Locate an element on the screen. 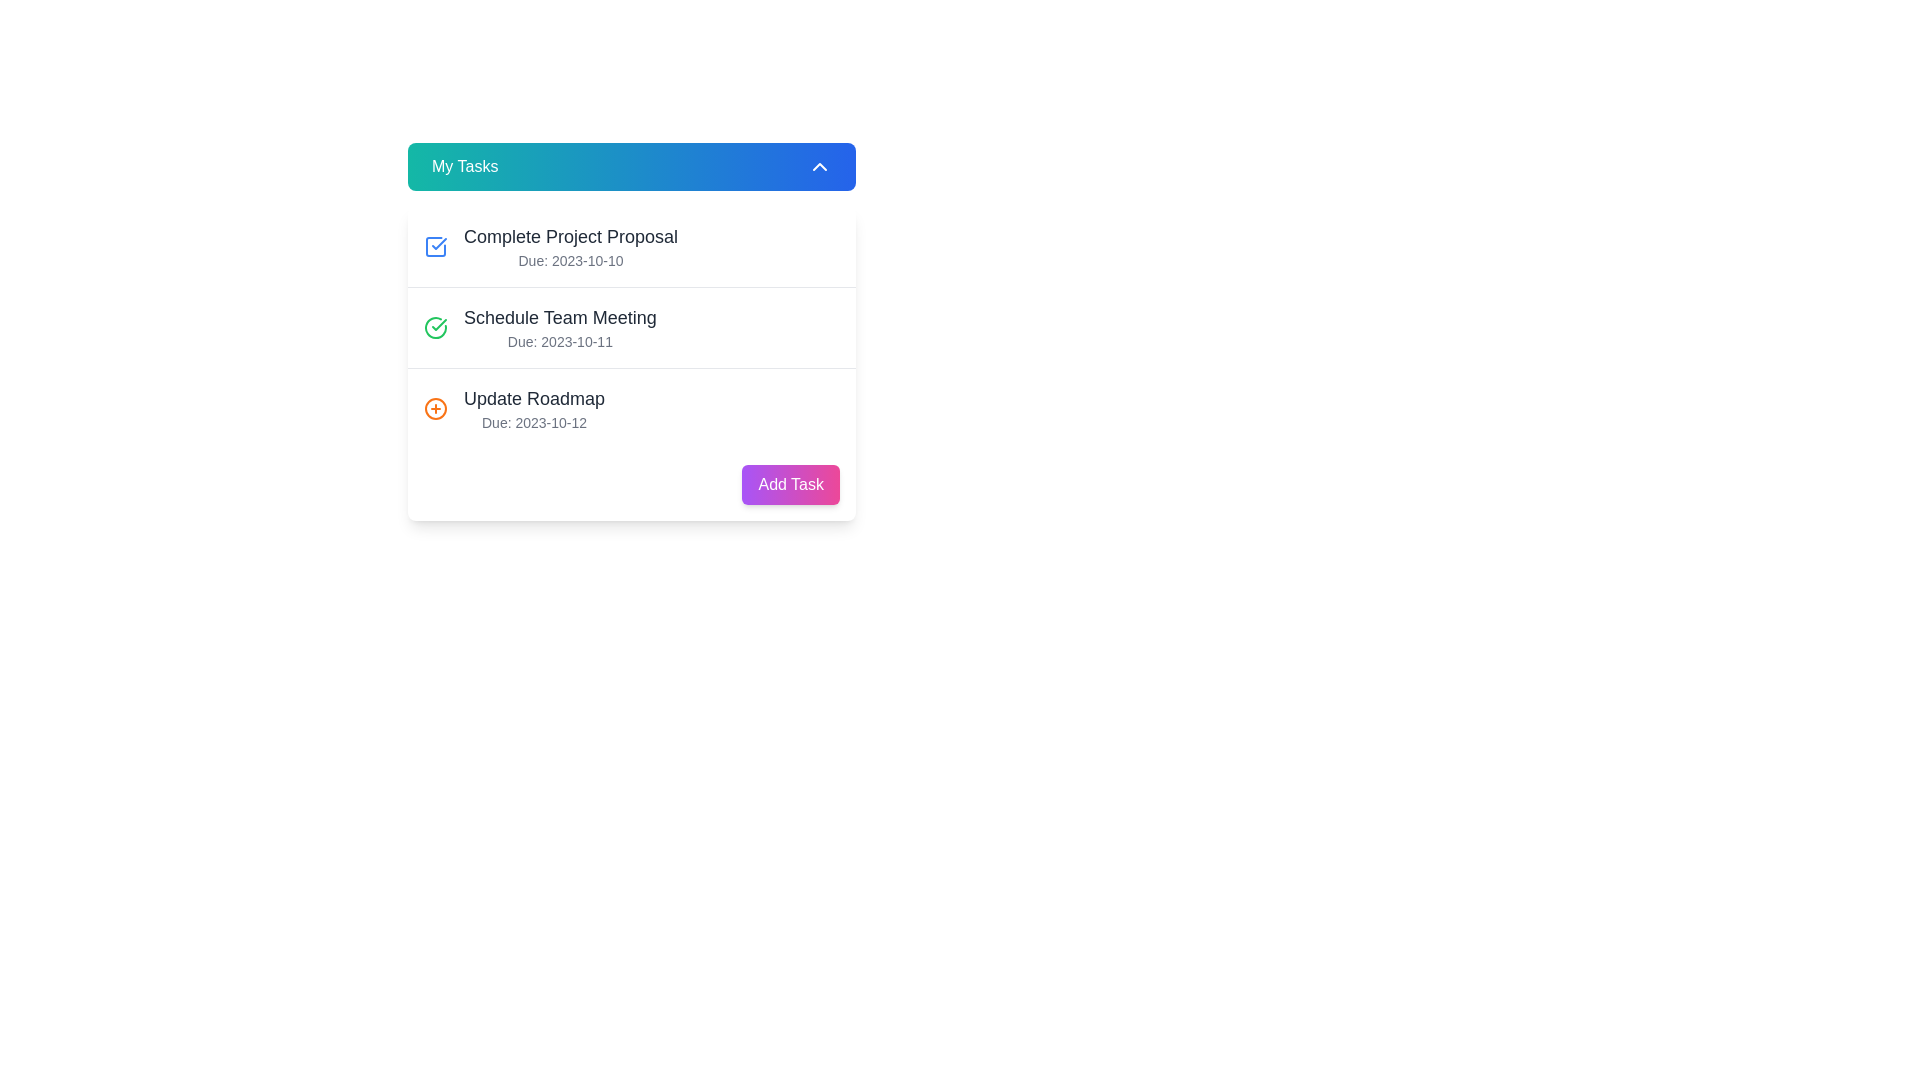 Image resolution: width=1920 pixels, height=1080 pixels. the green circular icon indicating the completion status of the task 'Complete Project Proposal' in the task list is located at coordinates (438, 323).